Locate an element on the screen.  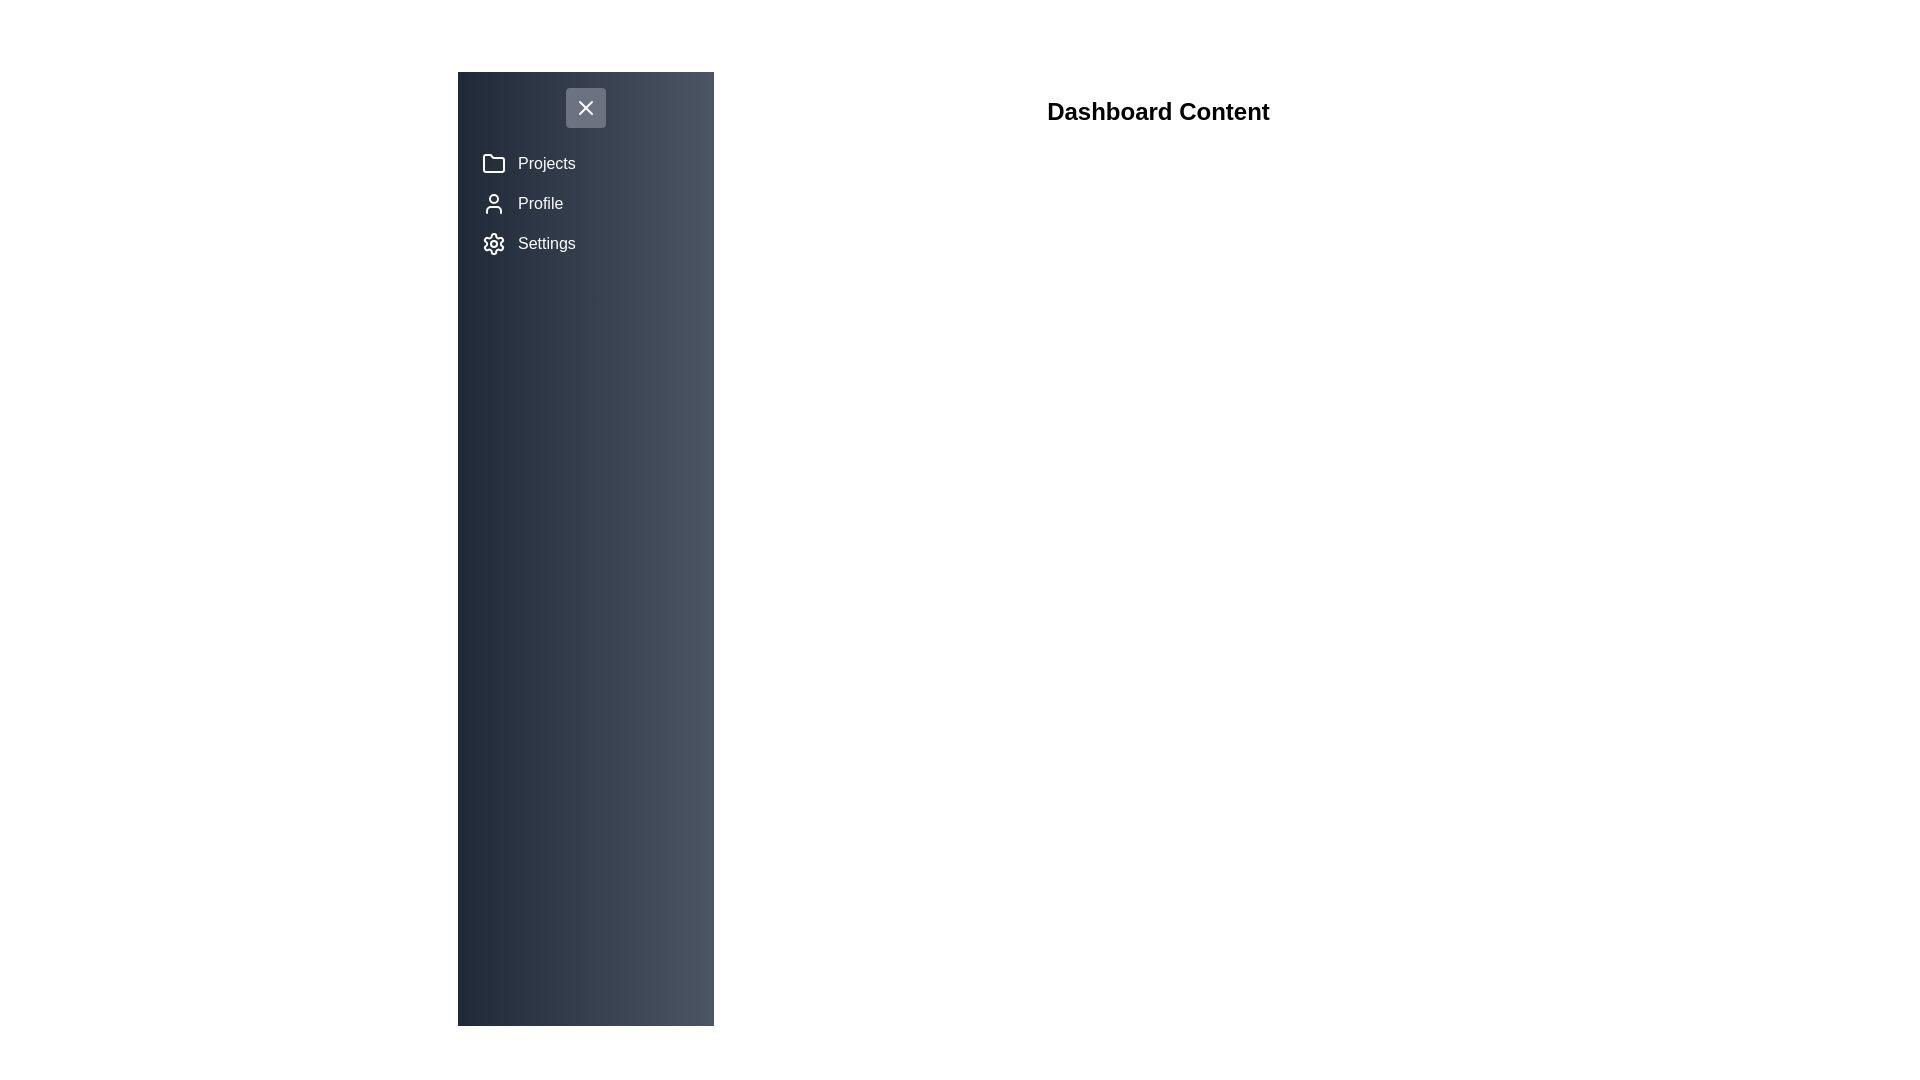
the menu item Profile to navigate is located at coordinates (584, 204).